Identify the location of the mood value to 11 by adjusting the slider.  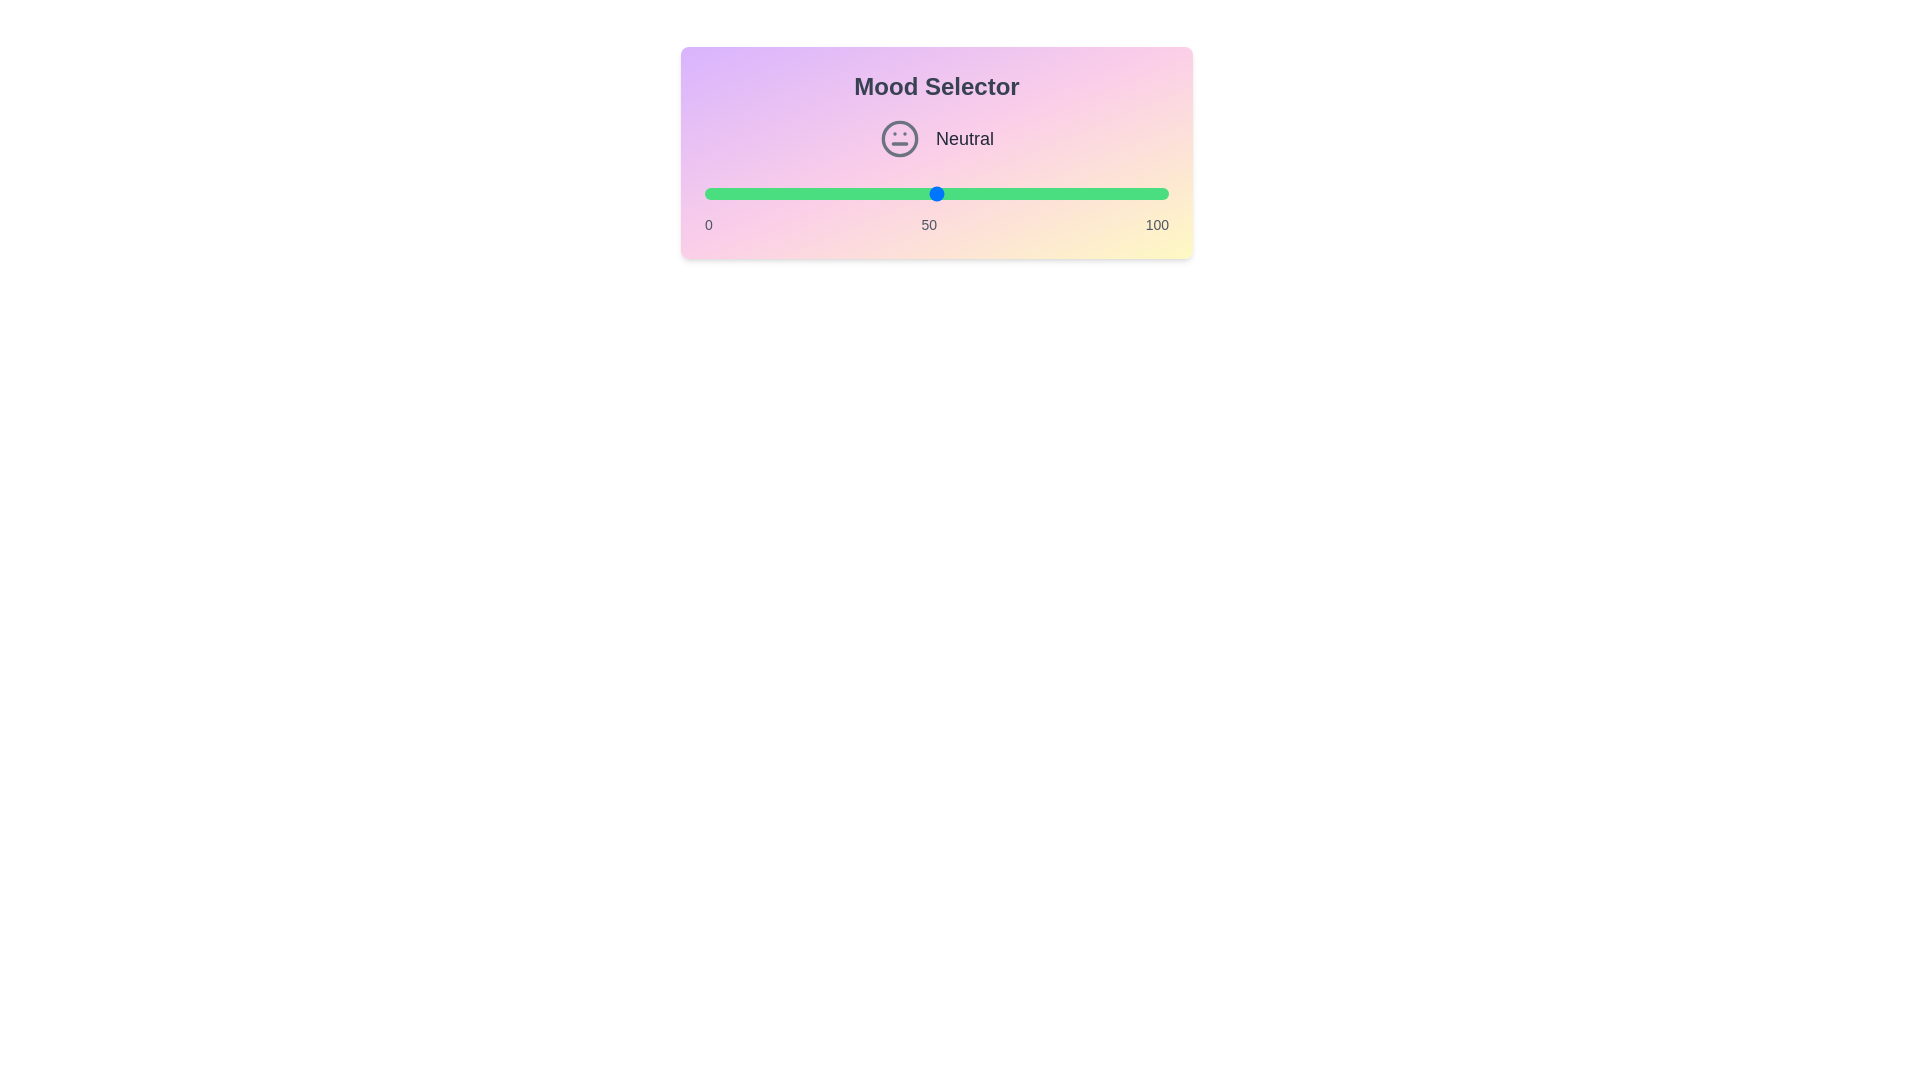
(755, 193).